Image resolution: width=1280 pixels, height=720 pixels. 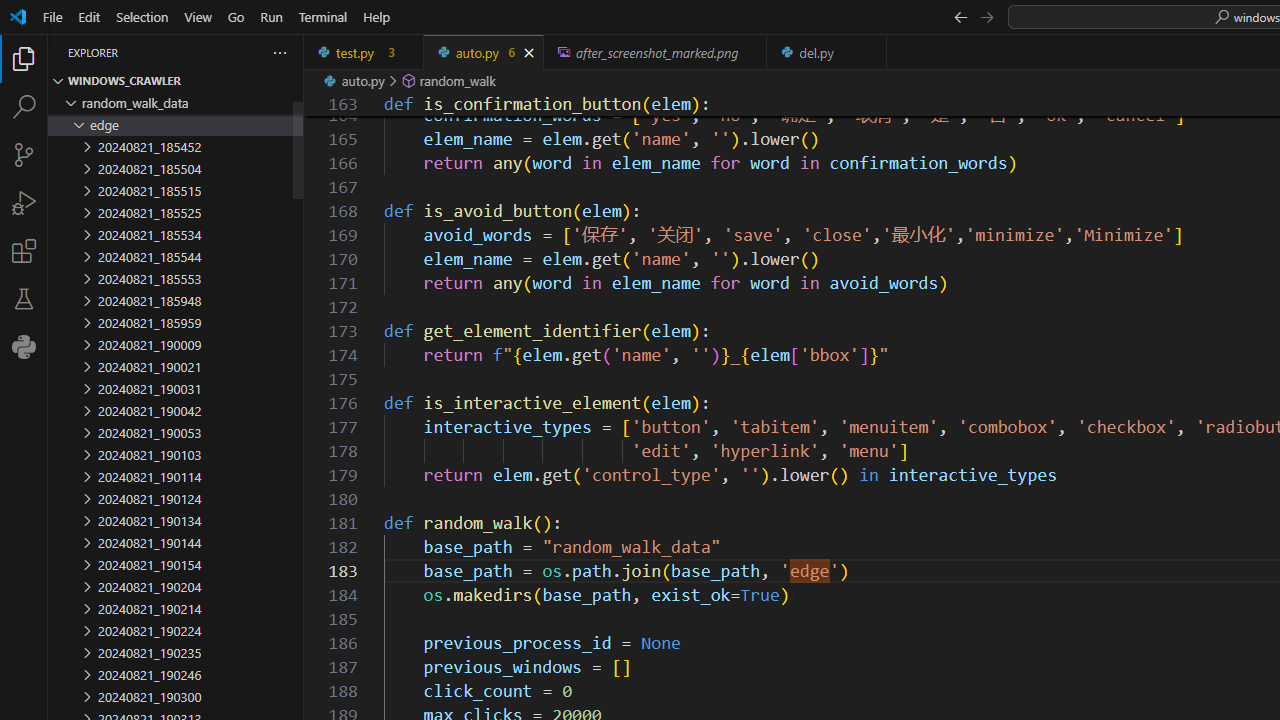 I want to click on 'Testing', so click(x=24, y=299).